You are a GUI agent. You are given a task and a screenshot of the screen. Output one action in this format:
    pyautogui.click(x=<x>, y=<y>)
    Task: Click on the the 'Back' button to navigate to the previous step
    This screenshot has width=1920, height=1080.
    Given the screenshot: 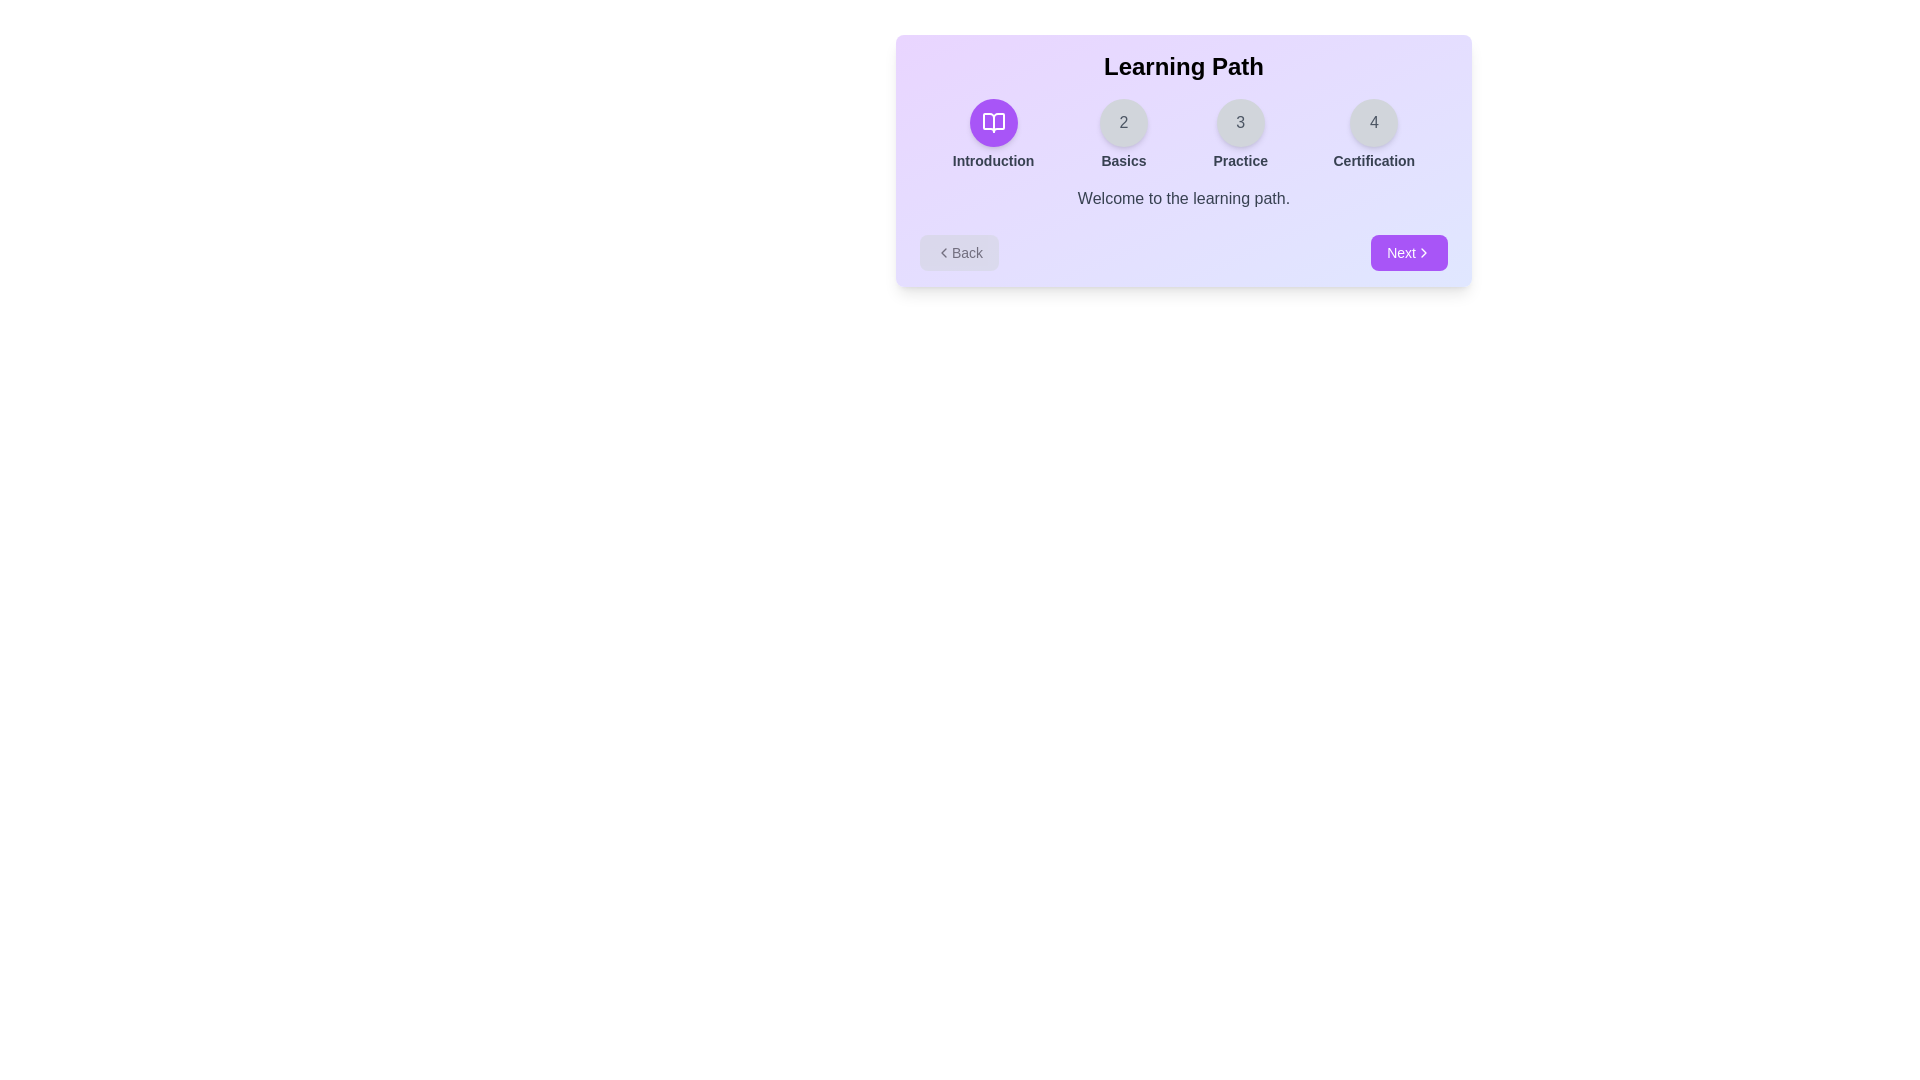 What is the action you would take?
    pyautogui.click(x=958, y=252)
    